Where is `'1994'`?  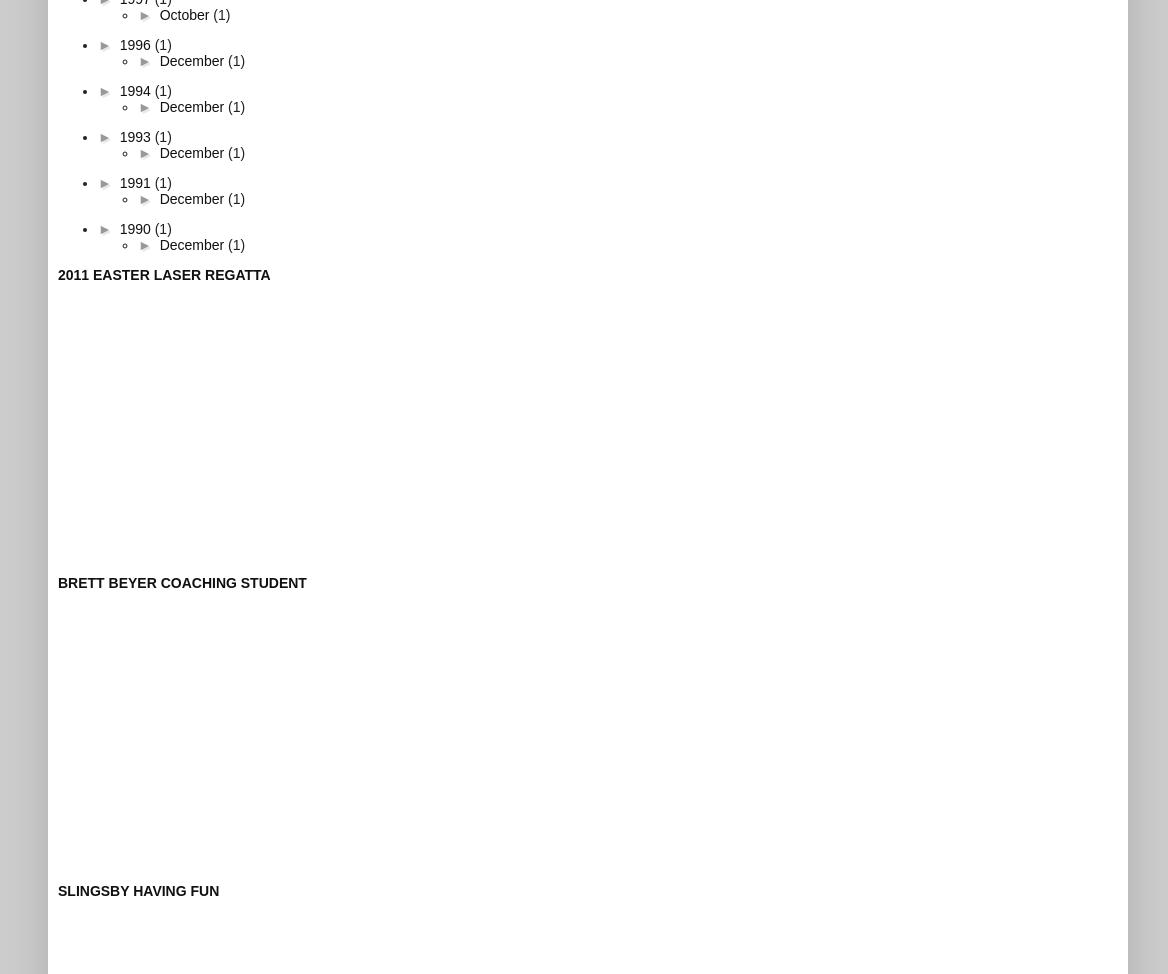 '1994' is located at coordinates (118, 88).